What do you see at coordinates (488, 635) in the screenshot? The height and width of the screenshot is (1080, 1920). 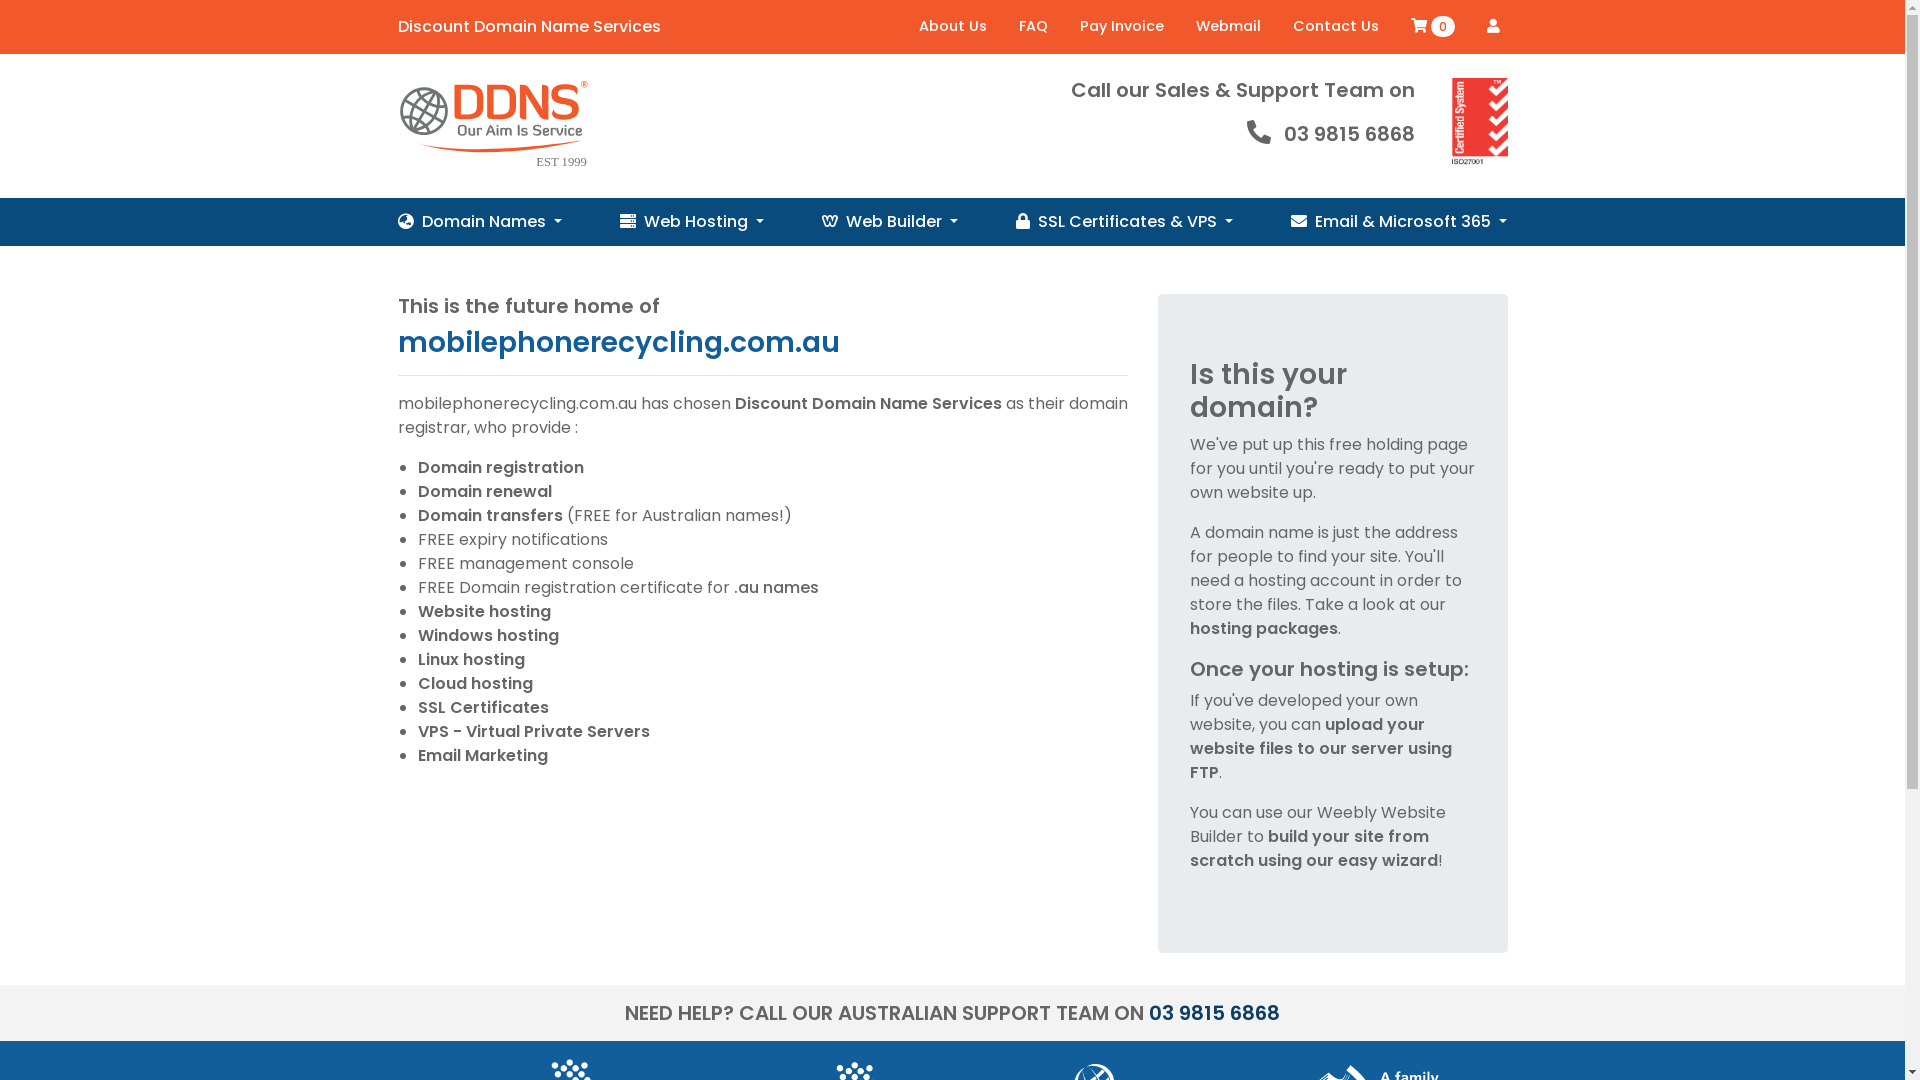 I see `'Windows hosting'` at bounding box center [488, 635].